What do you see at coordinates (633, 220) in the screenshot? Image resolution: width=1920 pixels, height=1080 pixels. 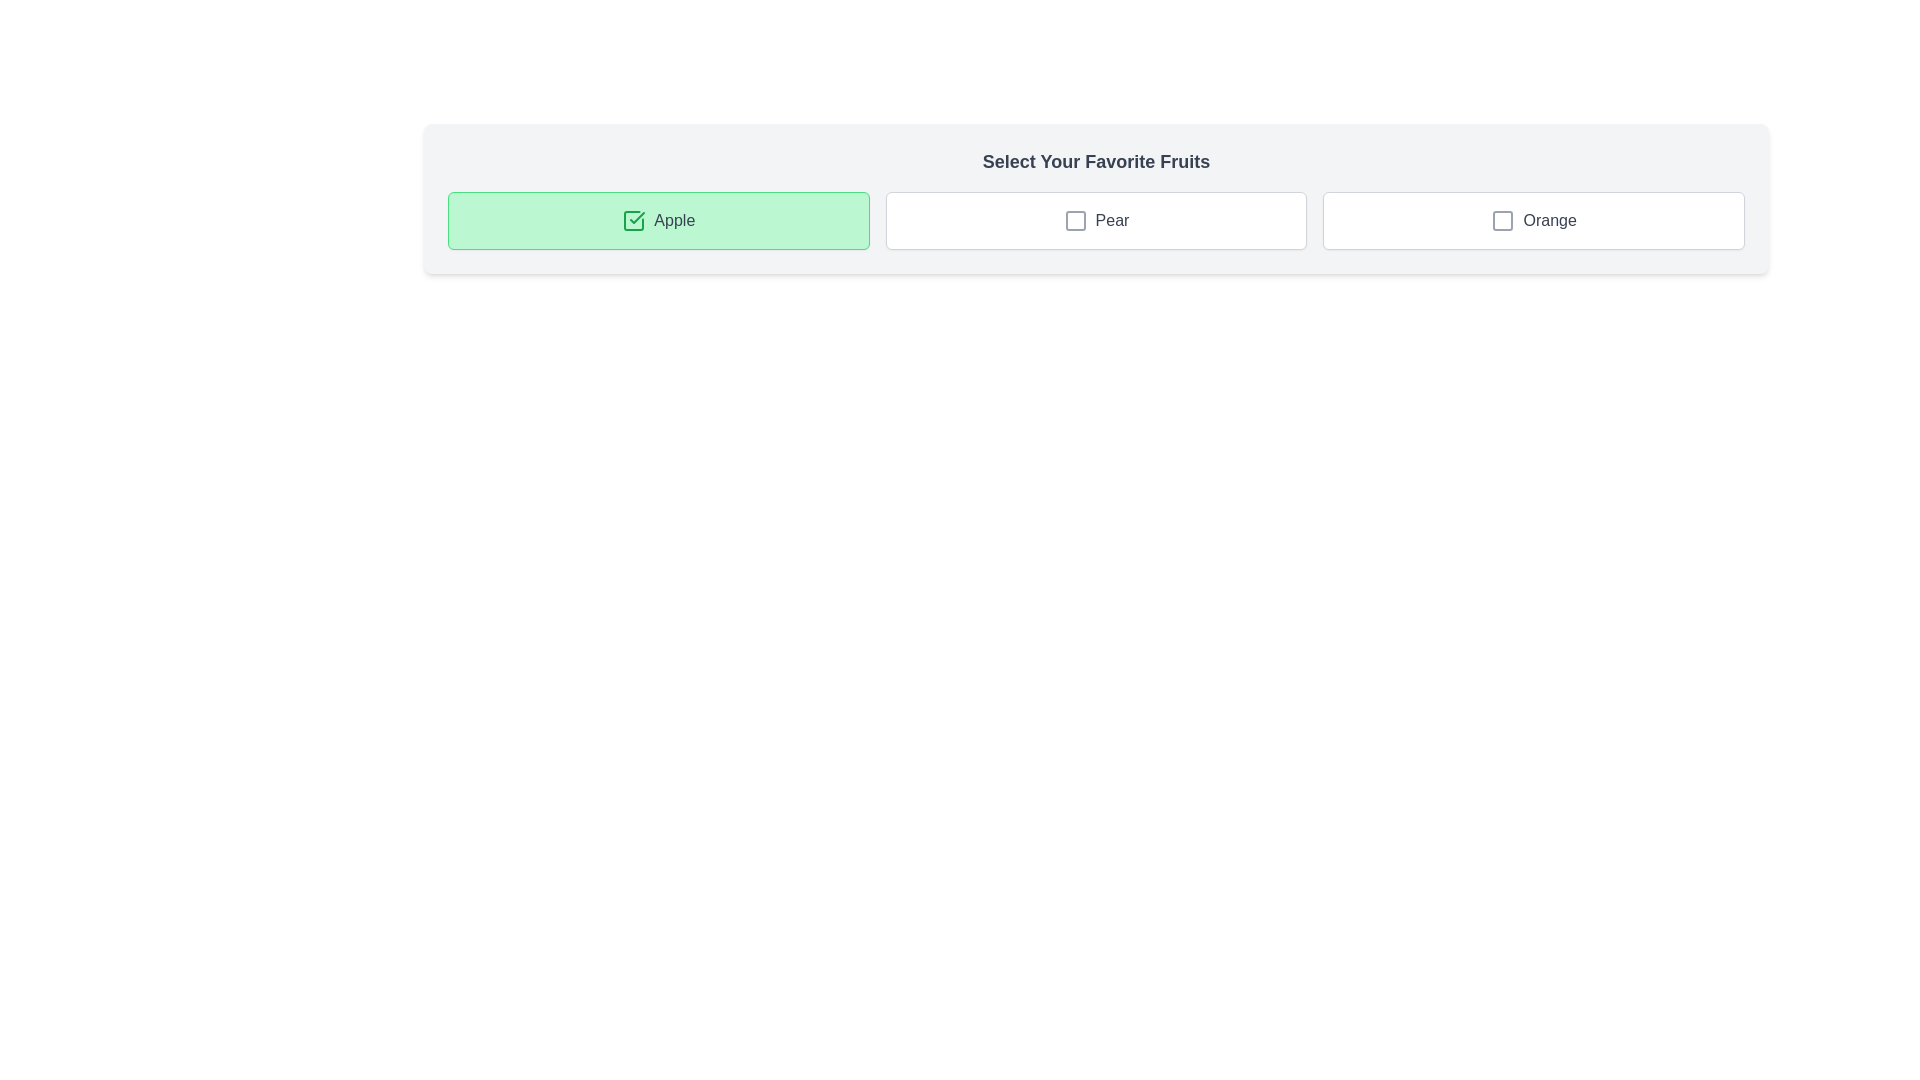 I see `the Checkbox icon indicating the checked state for the option labeled 'Apple'` at bounding box center [633, 220].